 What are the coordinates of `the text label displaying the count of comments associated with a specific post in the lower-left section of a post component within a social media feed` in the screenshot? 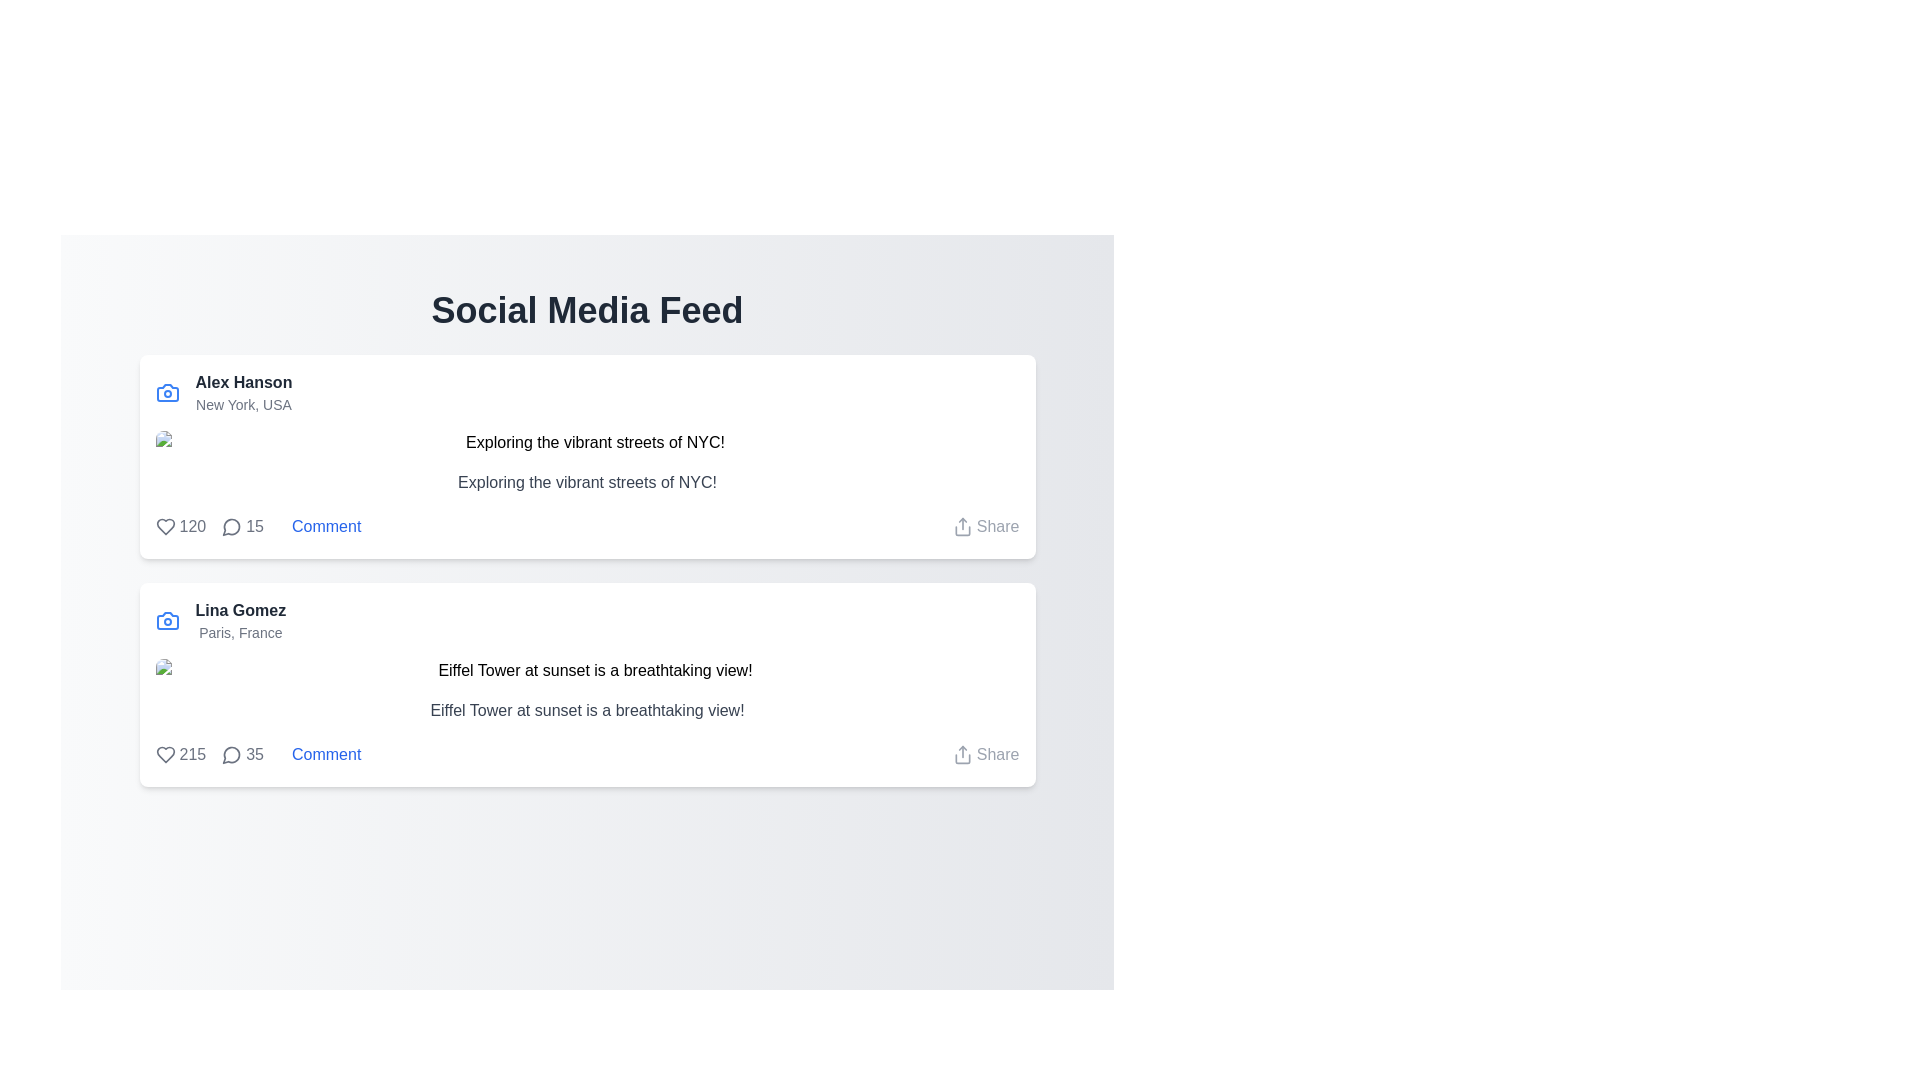 It's located at (254, 526).